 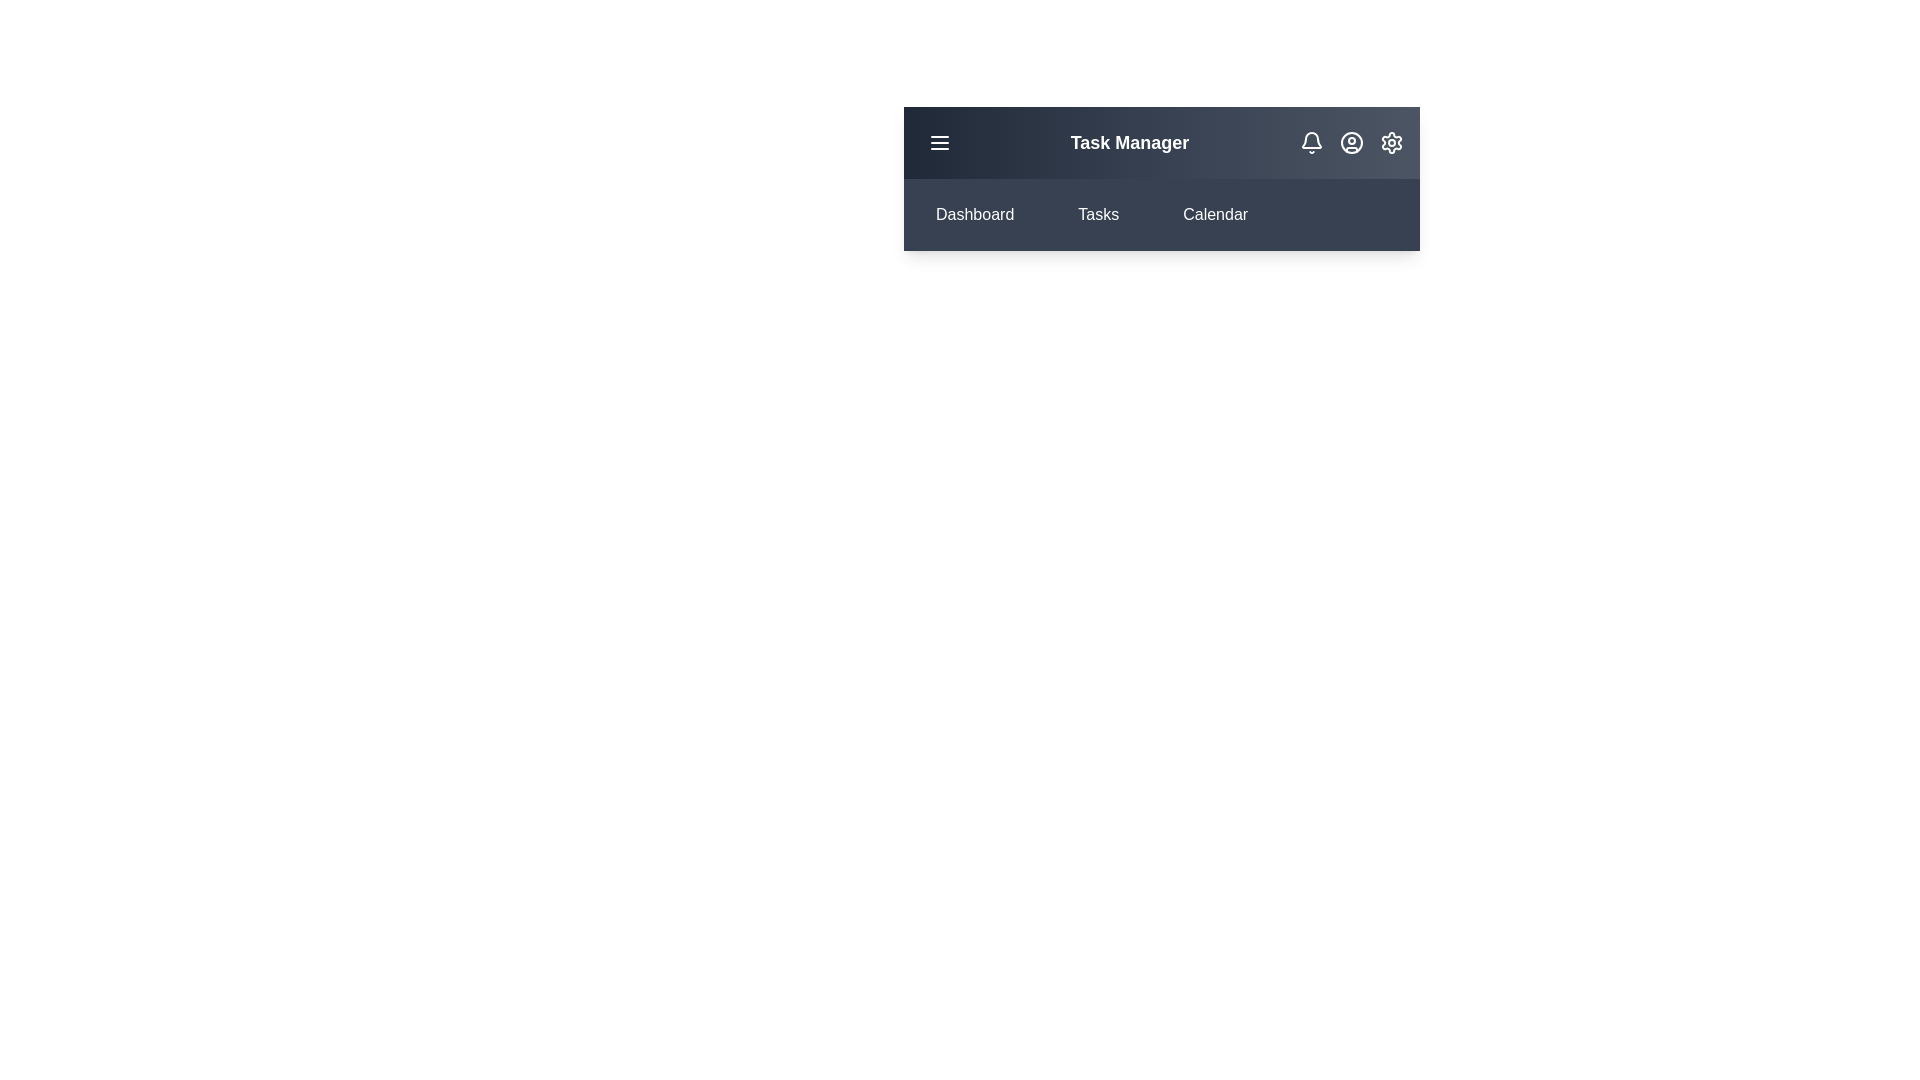 I want to click on the settings icon to access the settings menu, so click(x=1391, y=141).